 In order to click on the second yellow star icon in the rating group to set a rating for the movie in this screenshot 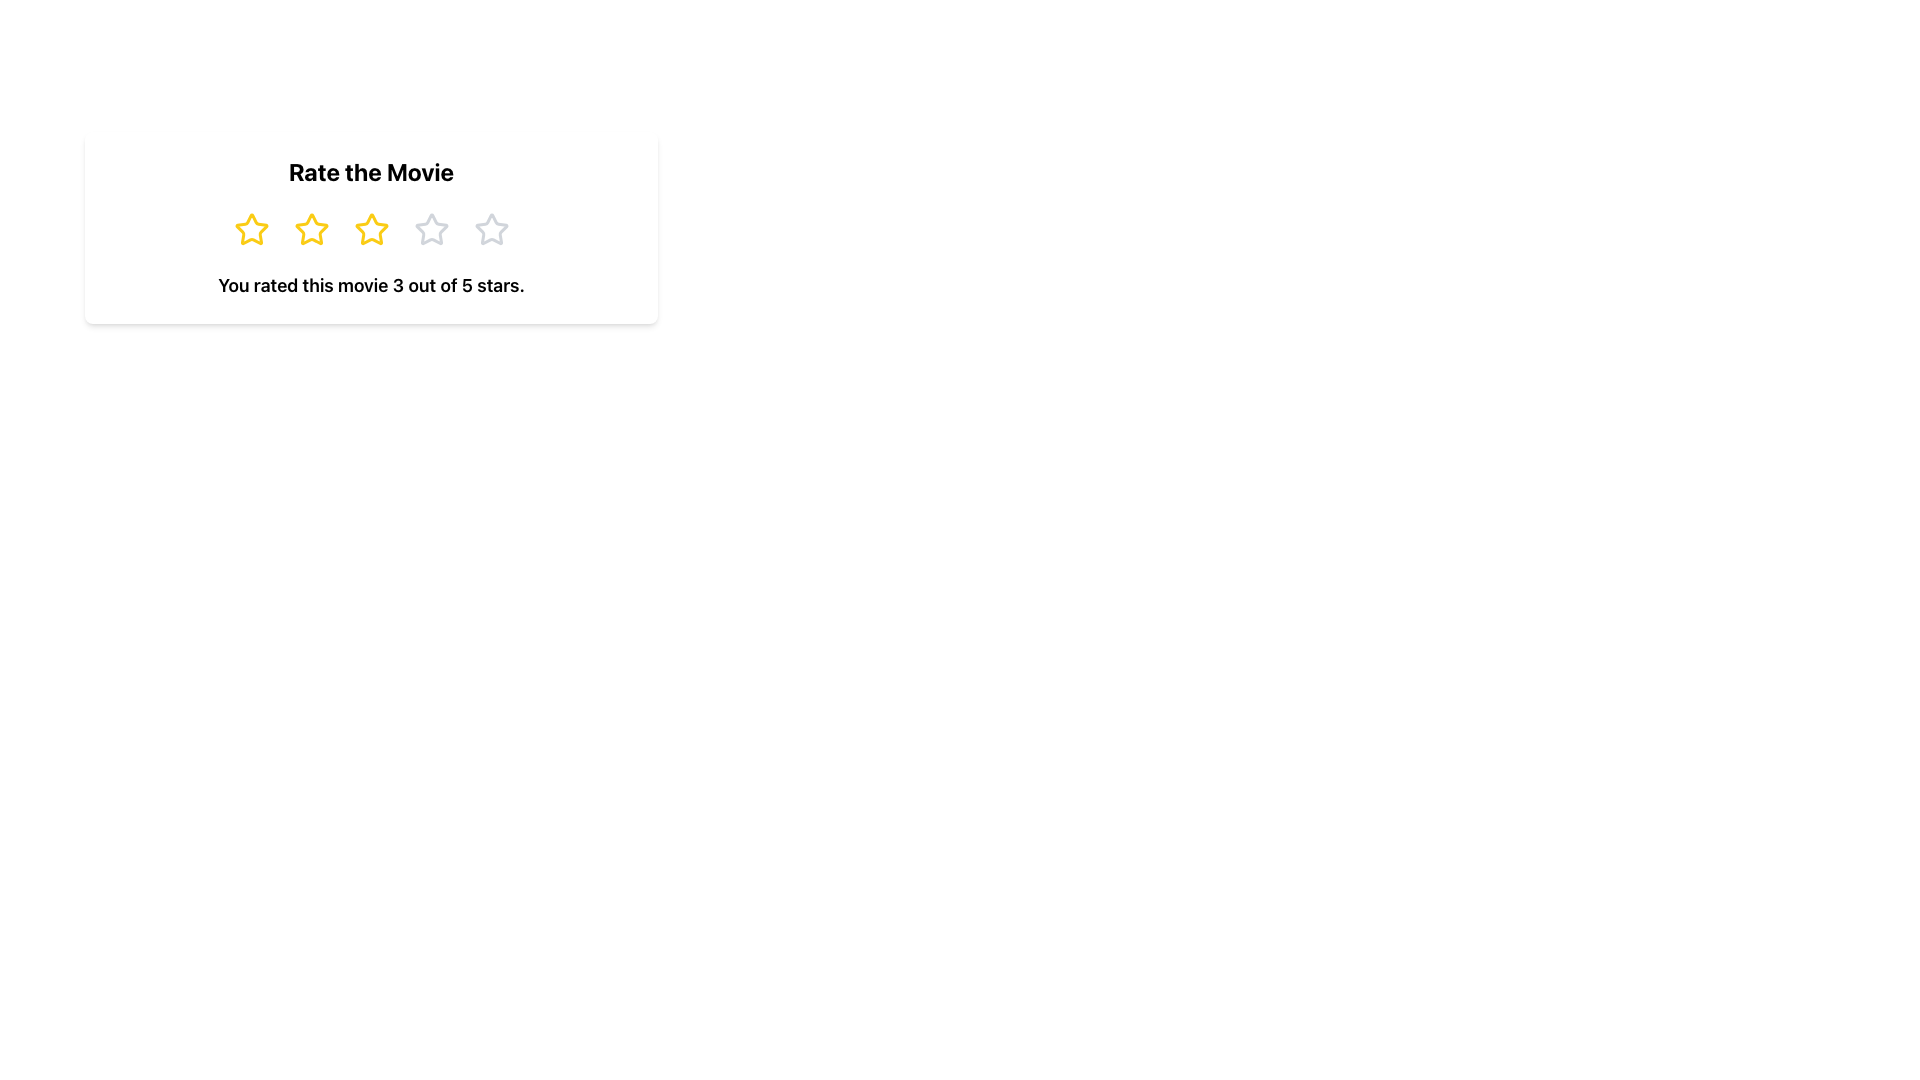, I will do `click(310, 229)`.